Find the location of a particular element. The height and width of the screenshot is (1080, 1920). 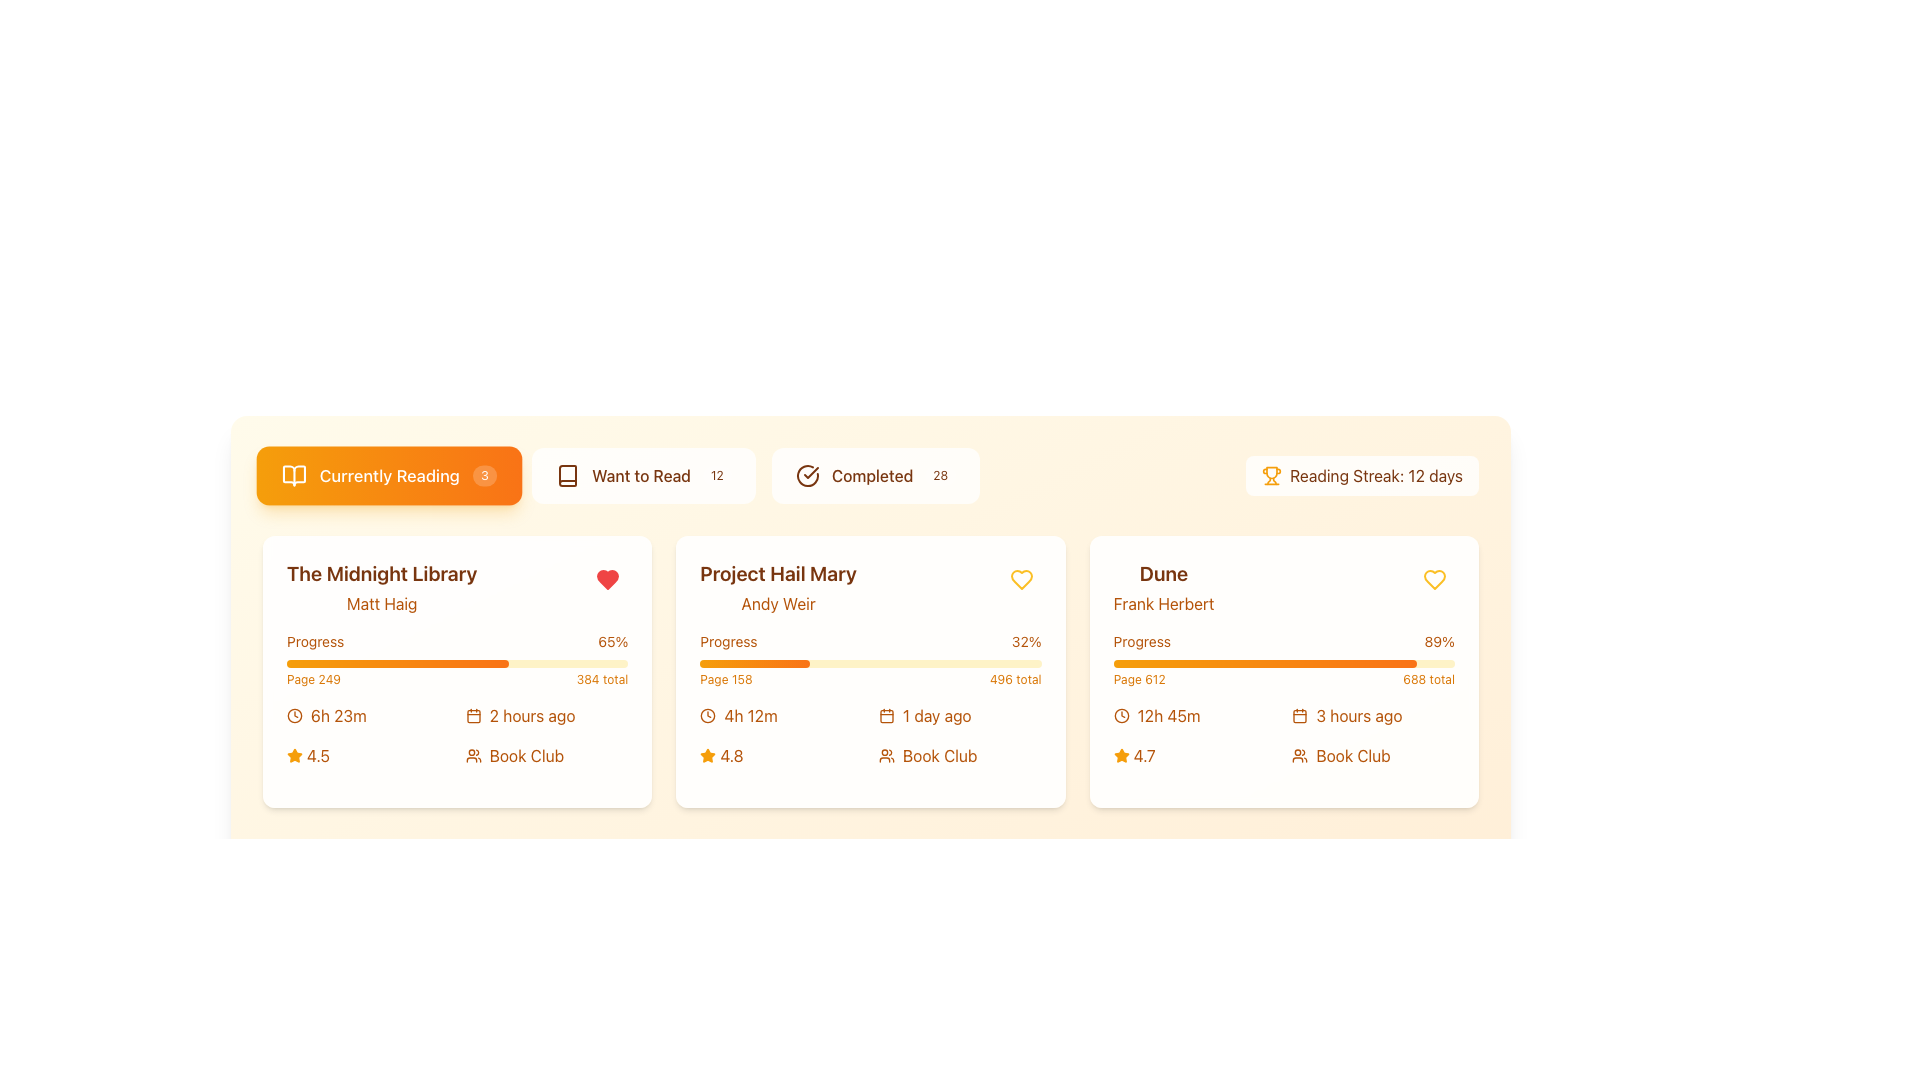

the date-related activity icon associated with 'Project Hail Mary' located to the left of the text '1 day ago' is located at coordinates (886, 715).